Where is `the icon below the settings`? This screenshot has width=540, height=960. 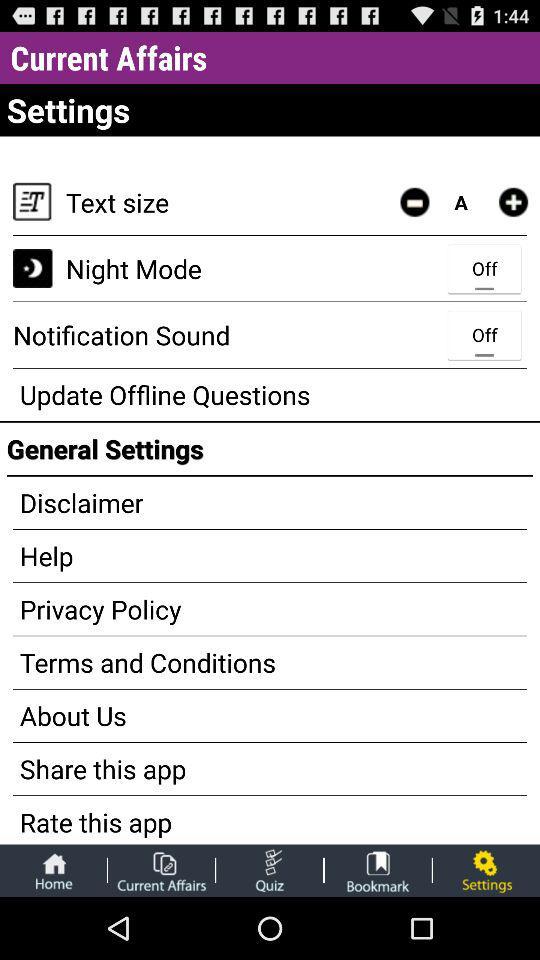 the icon below the settings is located at coordinates (413, 202).